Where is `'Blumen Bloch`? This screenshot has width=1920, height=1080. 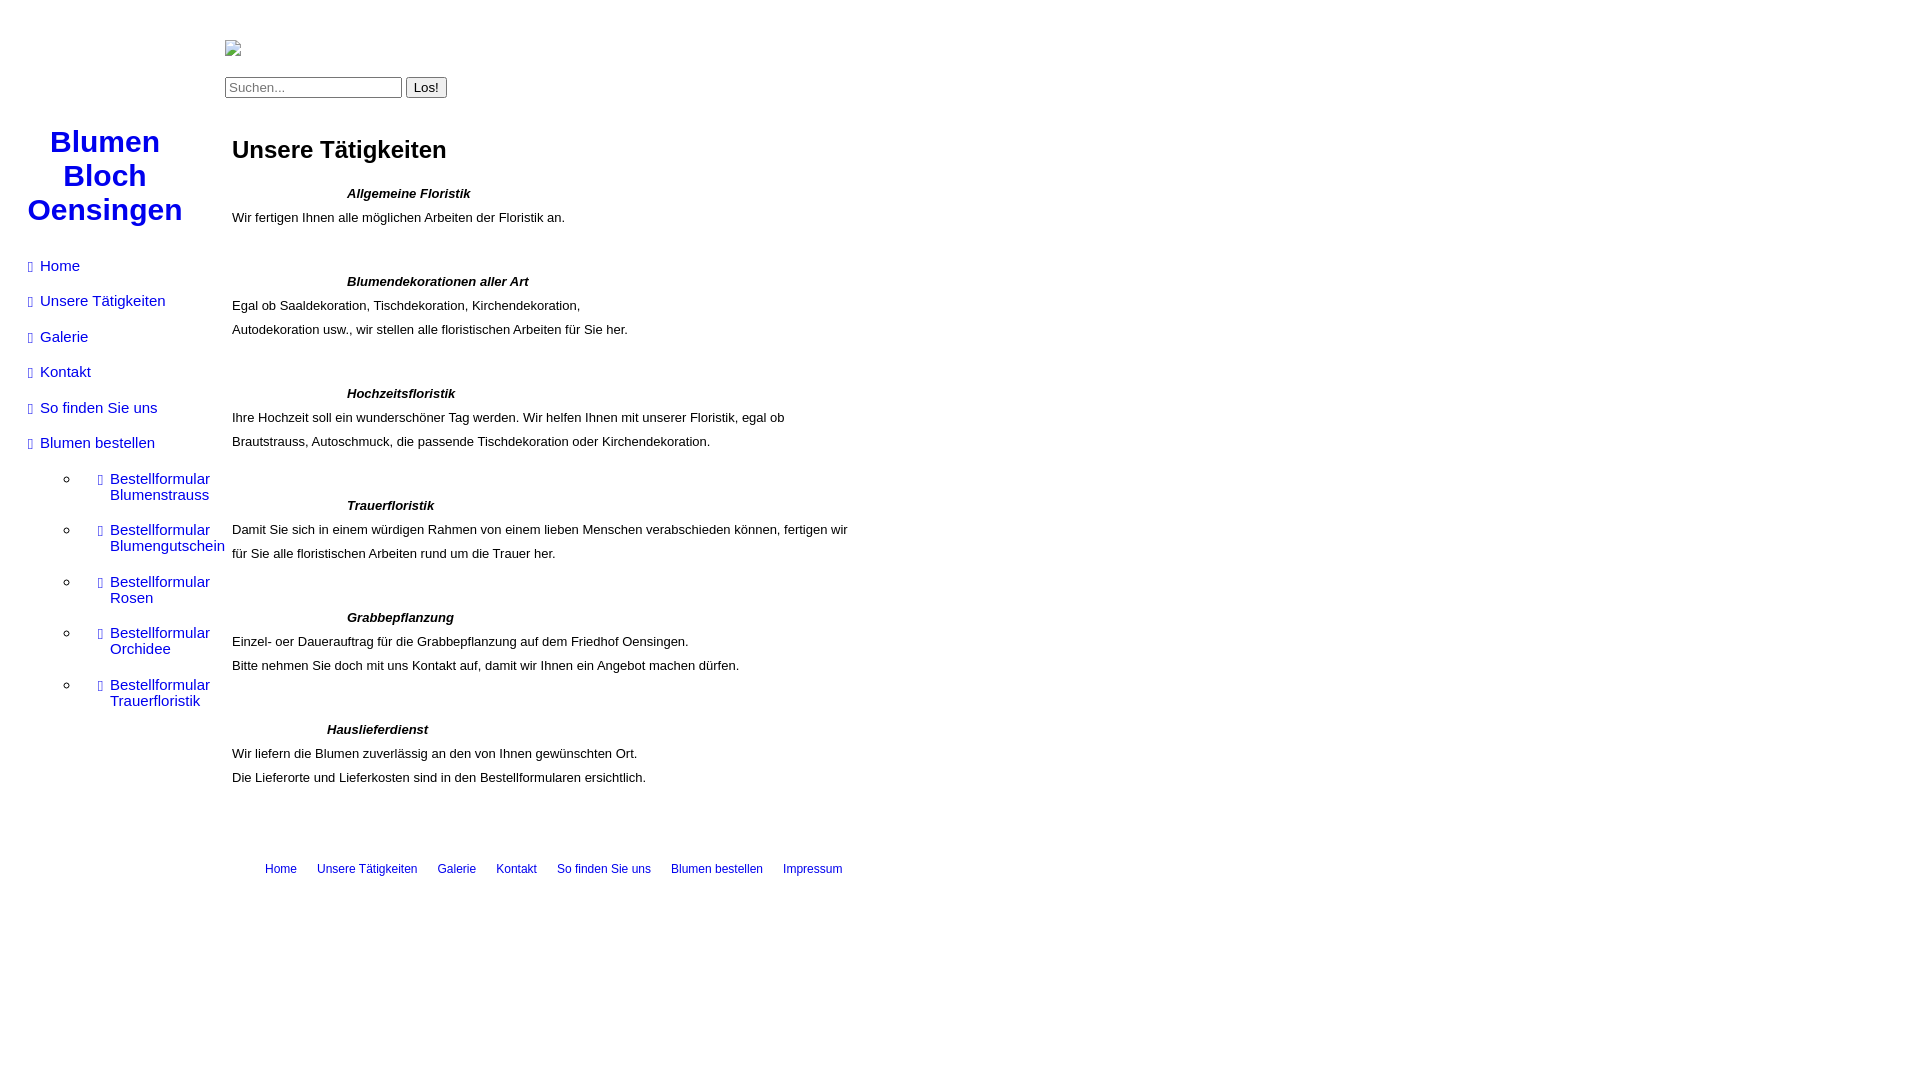 'Blumen Bloch is located at coordinates (104, 175).